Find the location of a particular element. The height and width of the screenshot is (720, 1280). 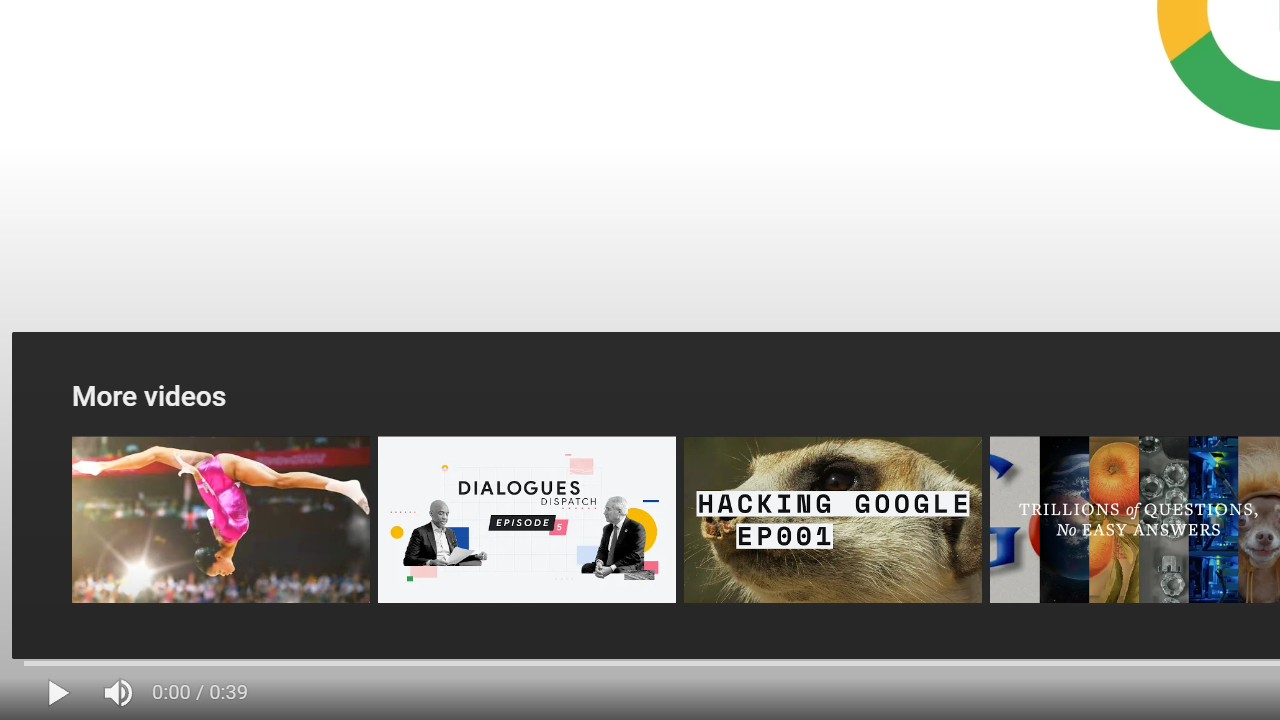

'Threat Analysis Group | HACKING GOOGLE | Documentary EP001' is located at coordinates (832, 518).